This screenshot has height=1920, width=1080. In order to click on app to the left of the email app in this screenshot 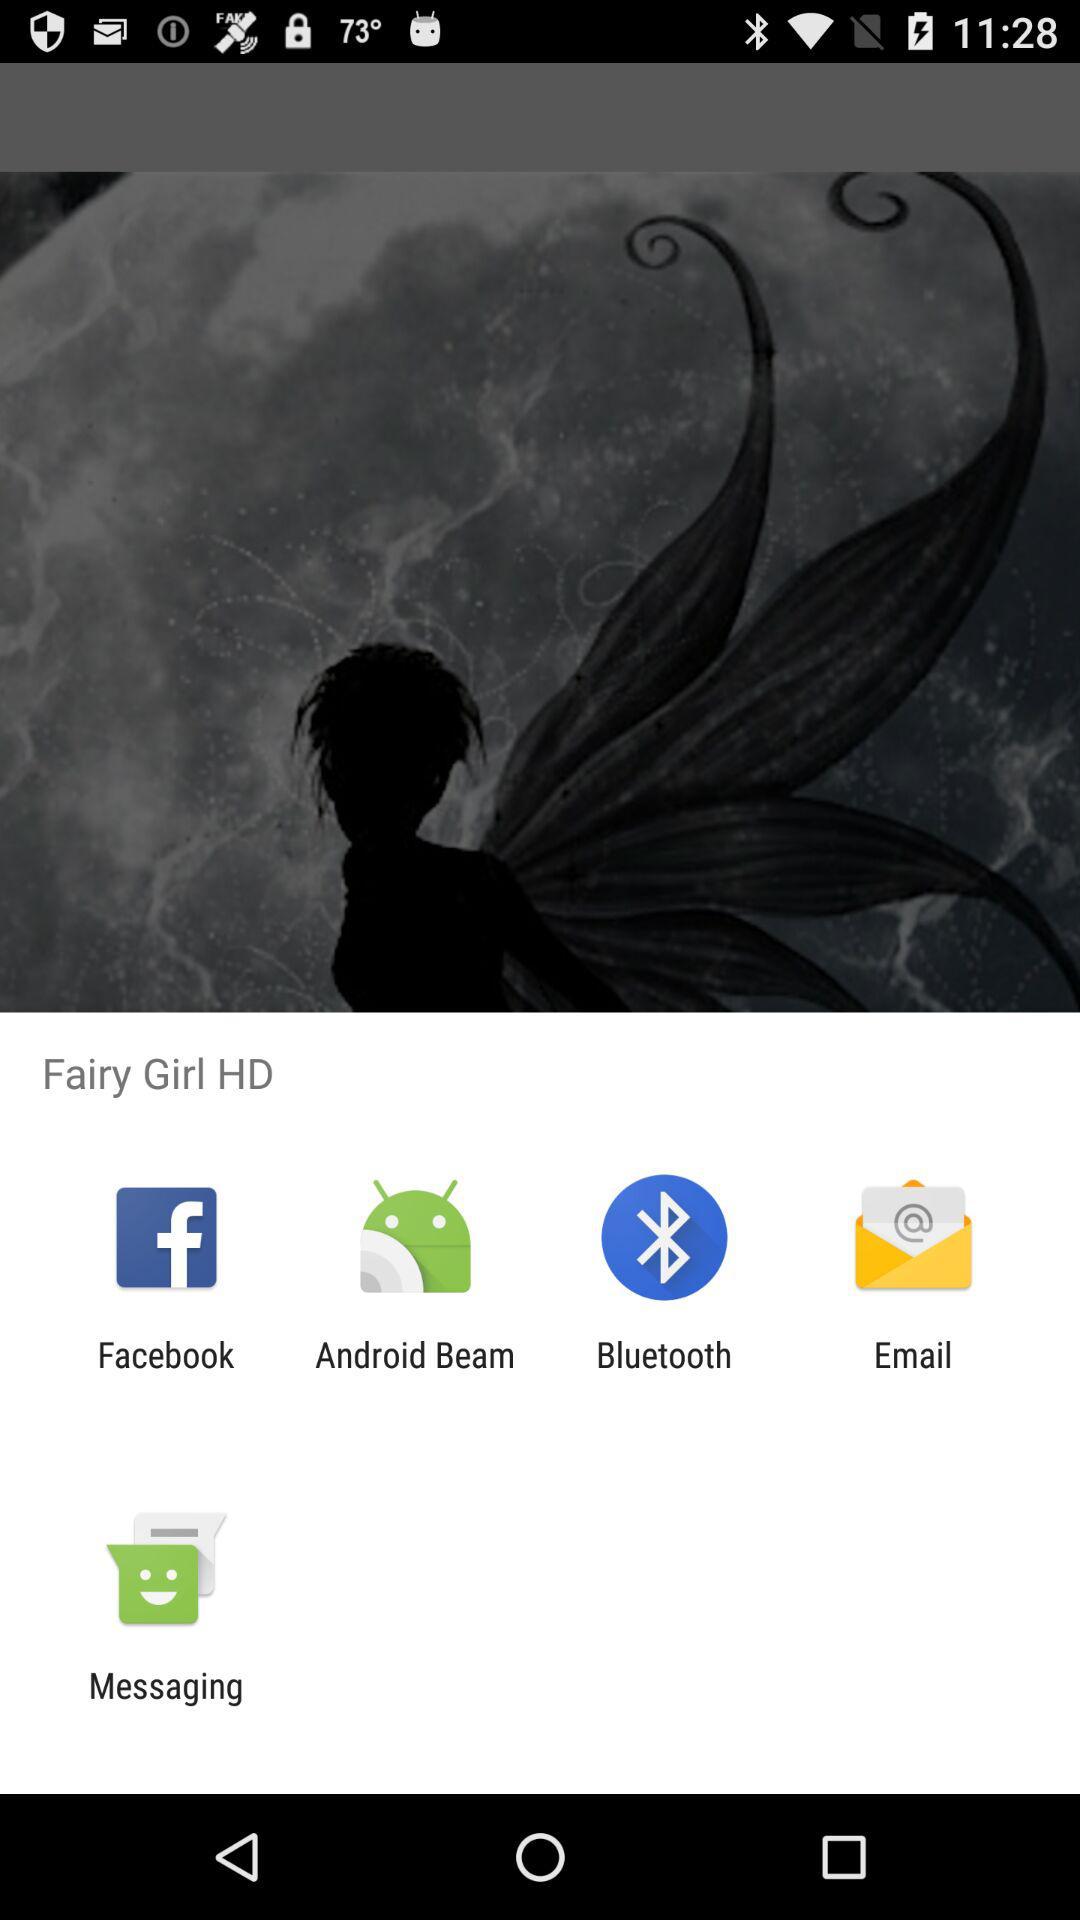, I will do `click(664, 1374)`.